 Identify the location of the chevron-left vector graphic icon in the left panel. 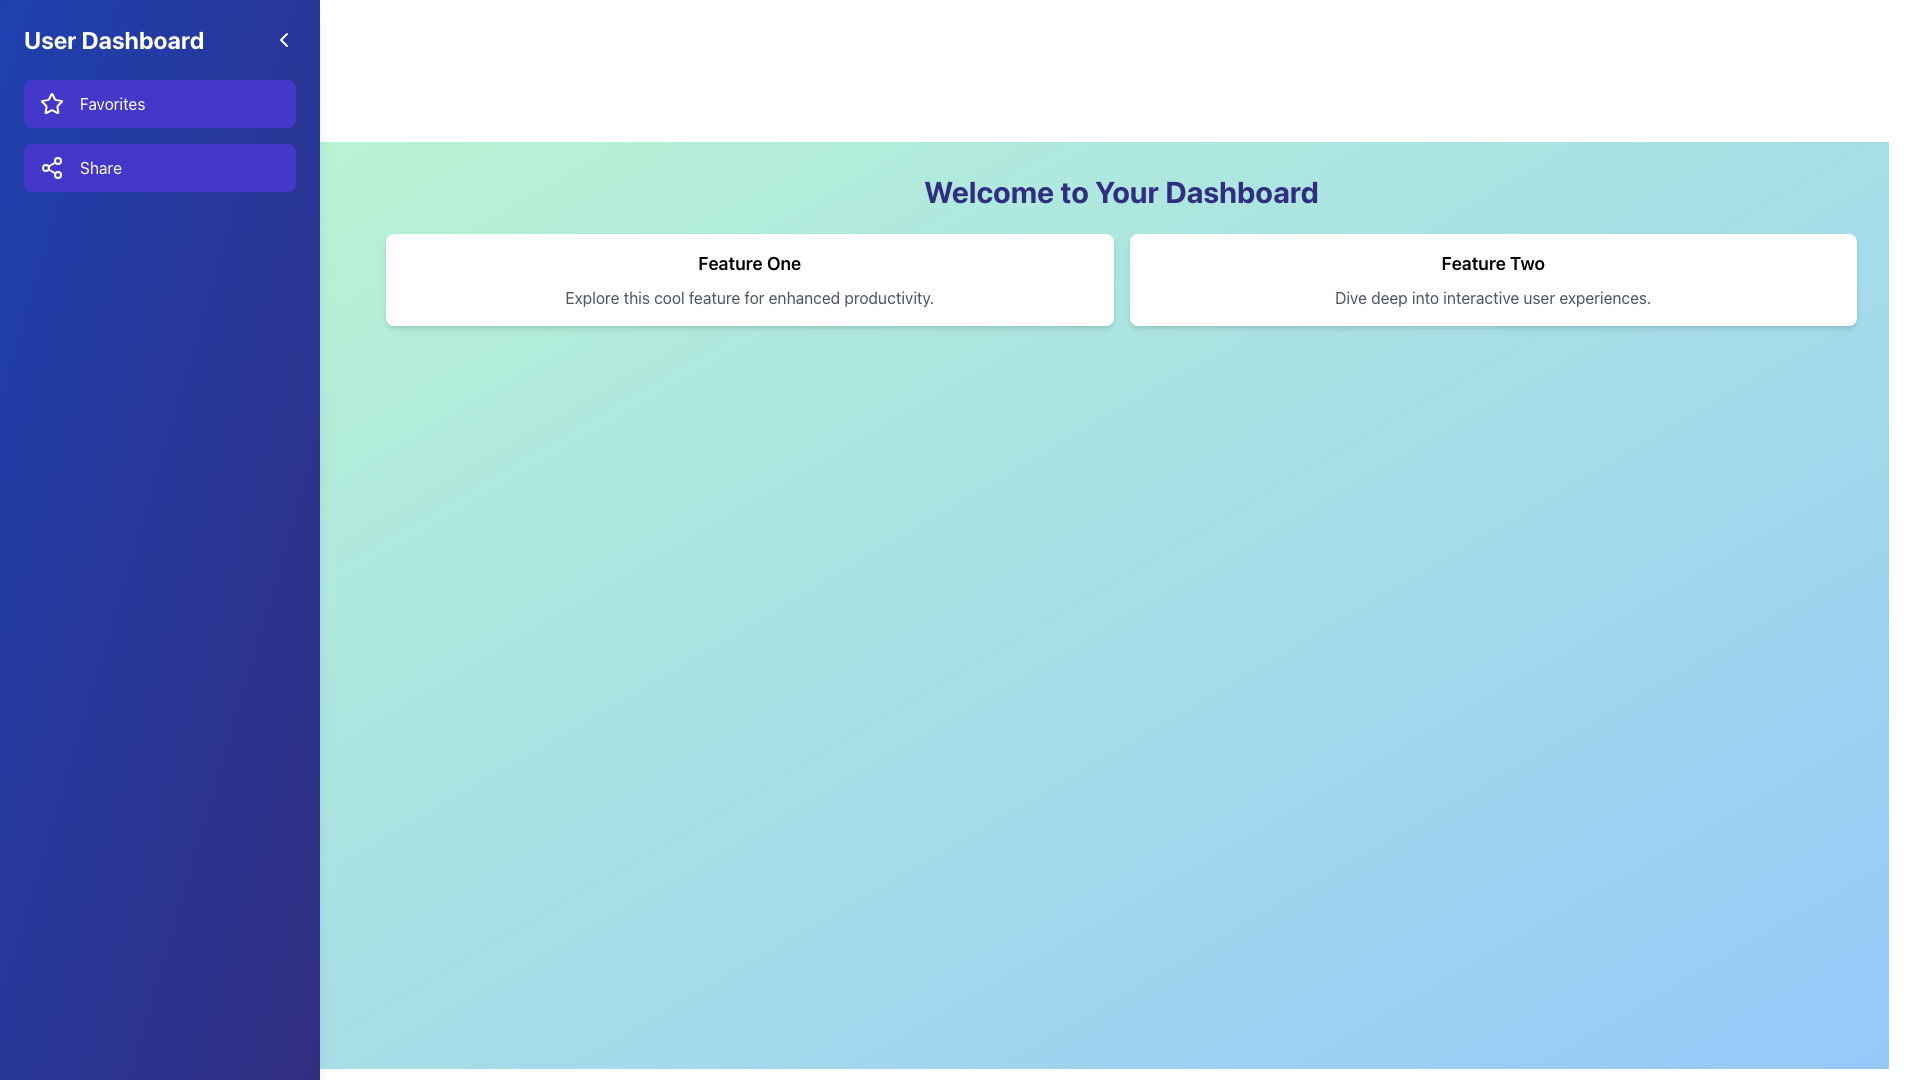
(282, 39).